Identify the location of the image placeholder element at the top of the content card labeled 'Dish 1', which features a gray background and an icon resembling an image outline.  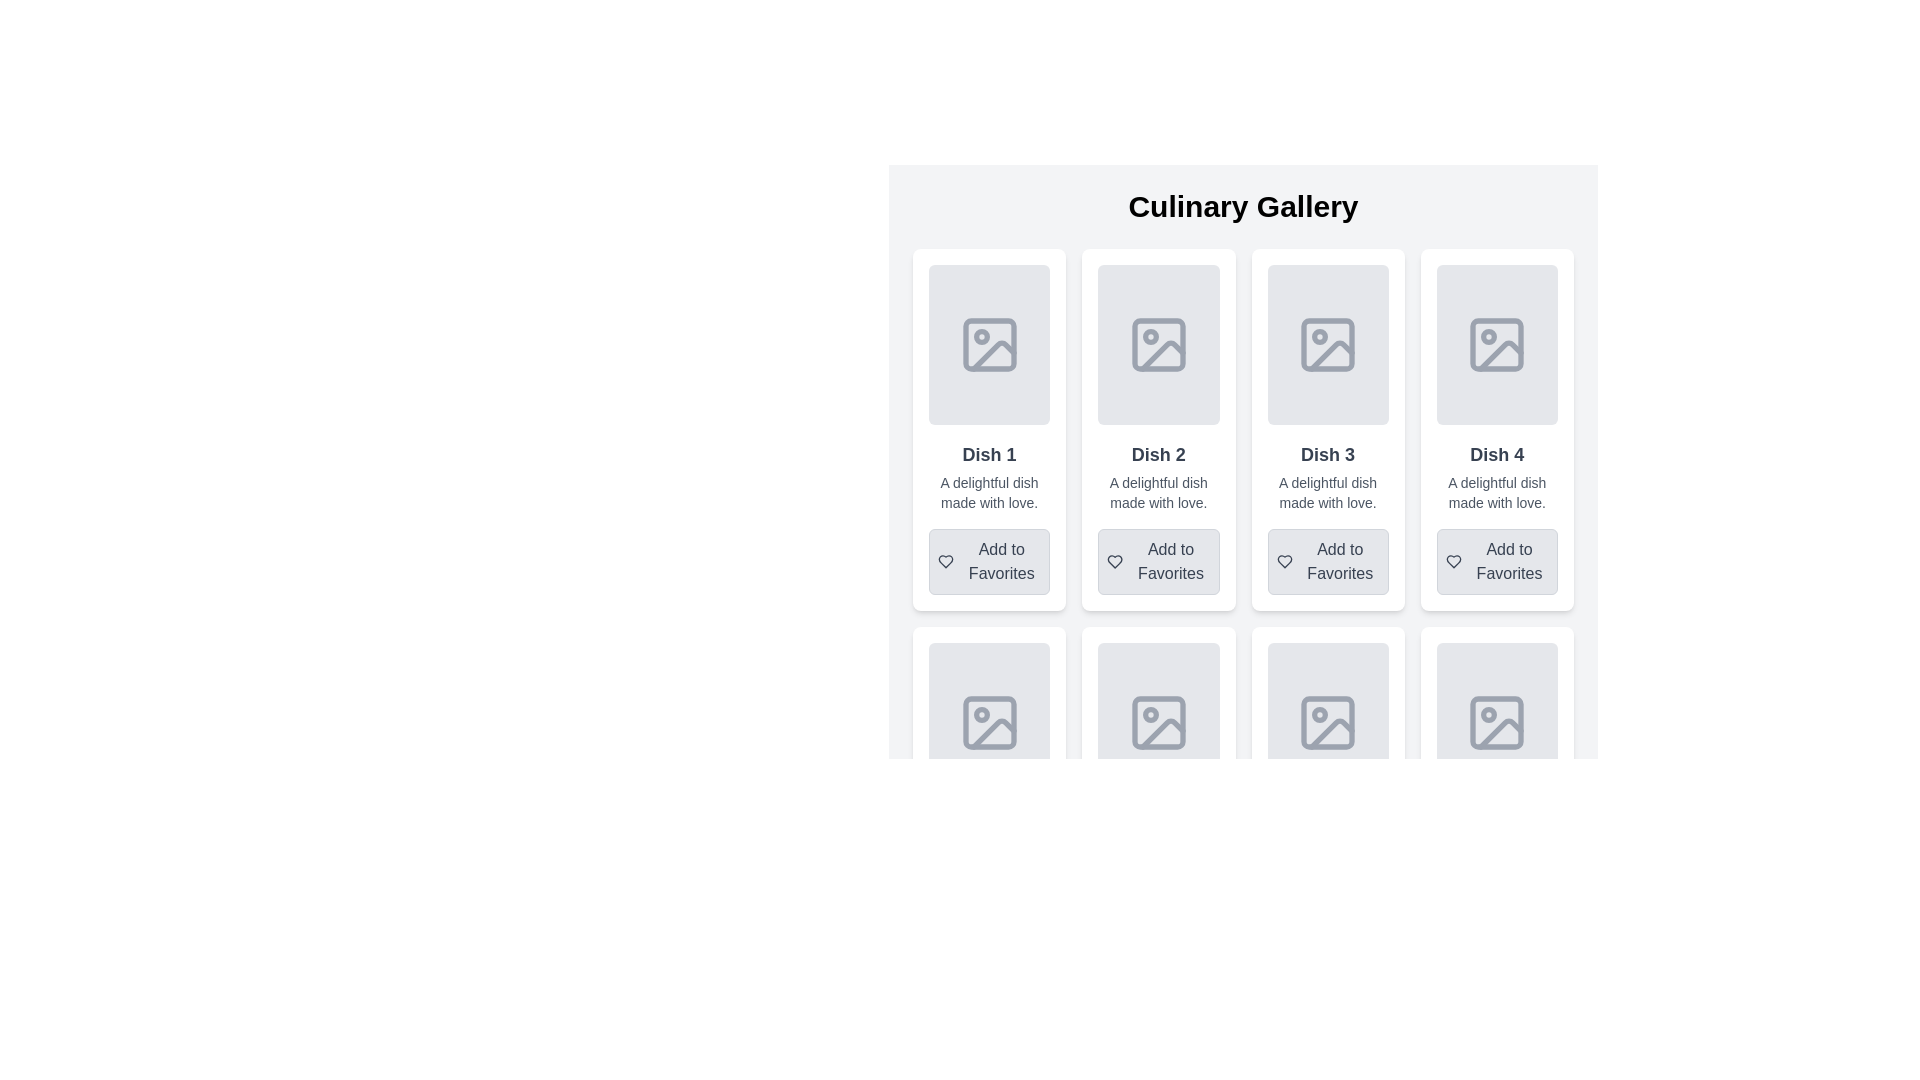
(989, 343).